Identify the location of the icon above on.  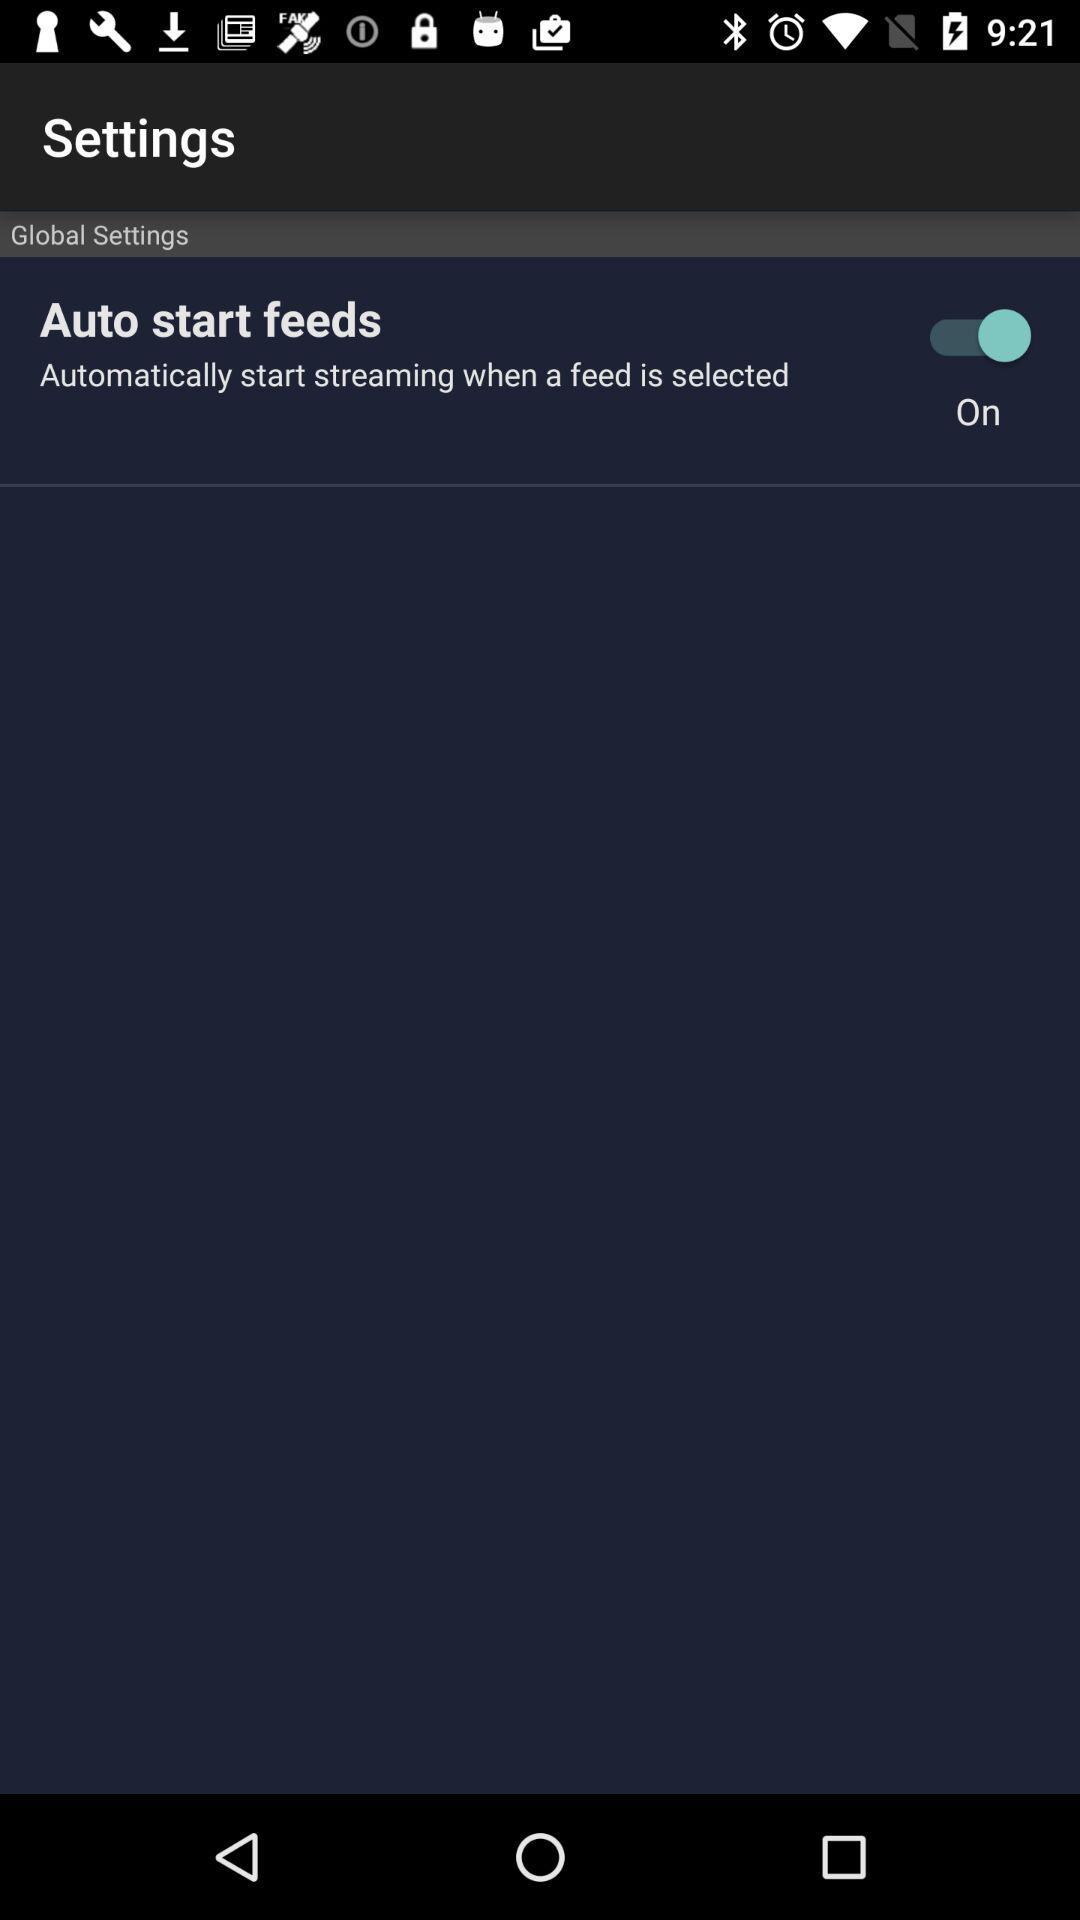
(977, 335).